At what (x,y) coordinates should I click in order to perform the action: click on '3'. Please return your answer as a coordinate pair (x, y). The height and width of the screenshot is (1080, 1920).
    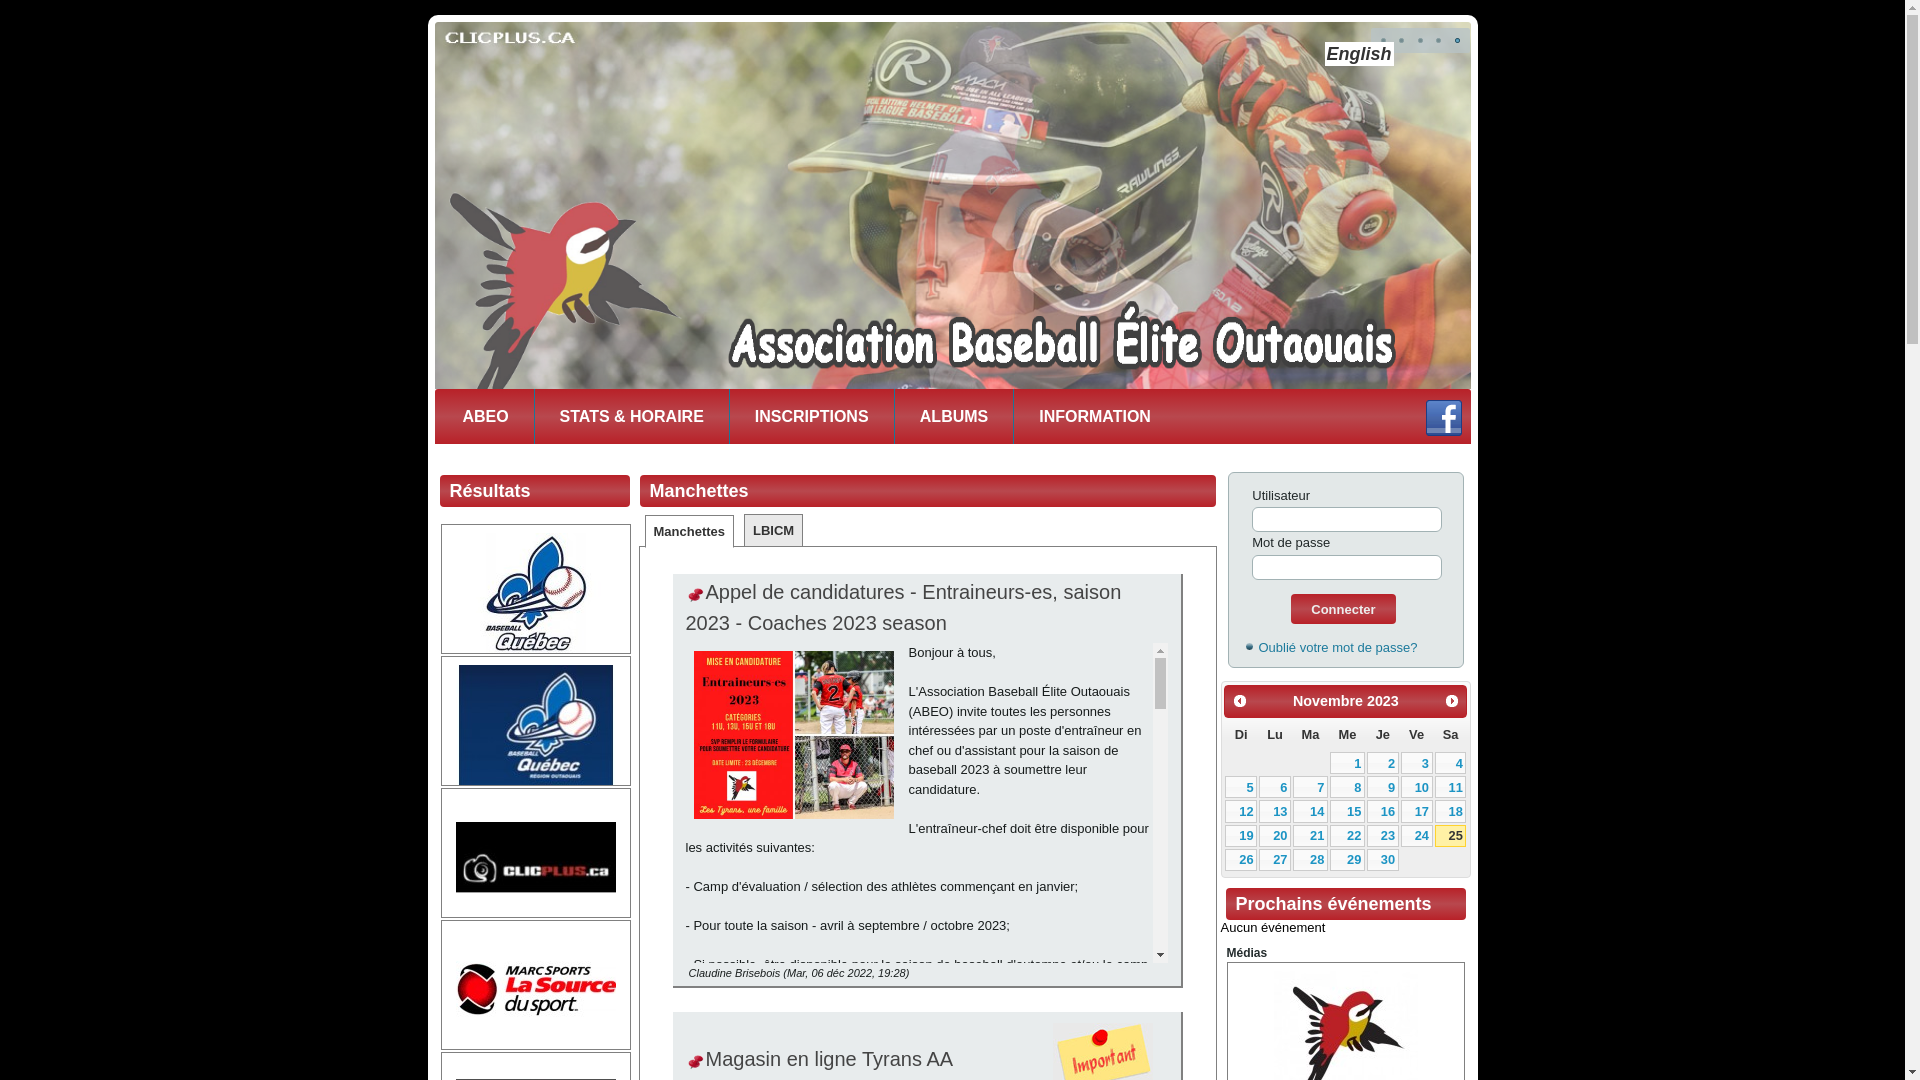
    Looking at the image, I should click on (1400, 763).